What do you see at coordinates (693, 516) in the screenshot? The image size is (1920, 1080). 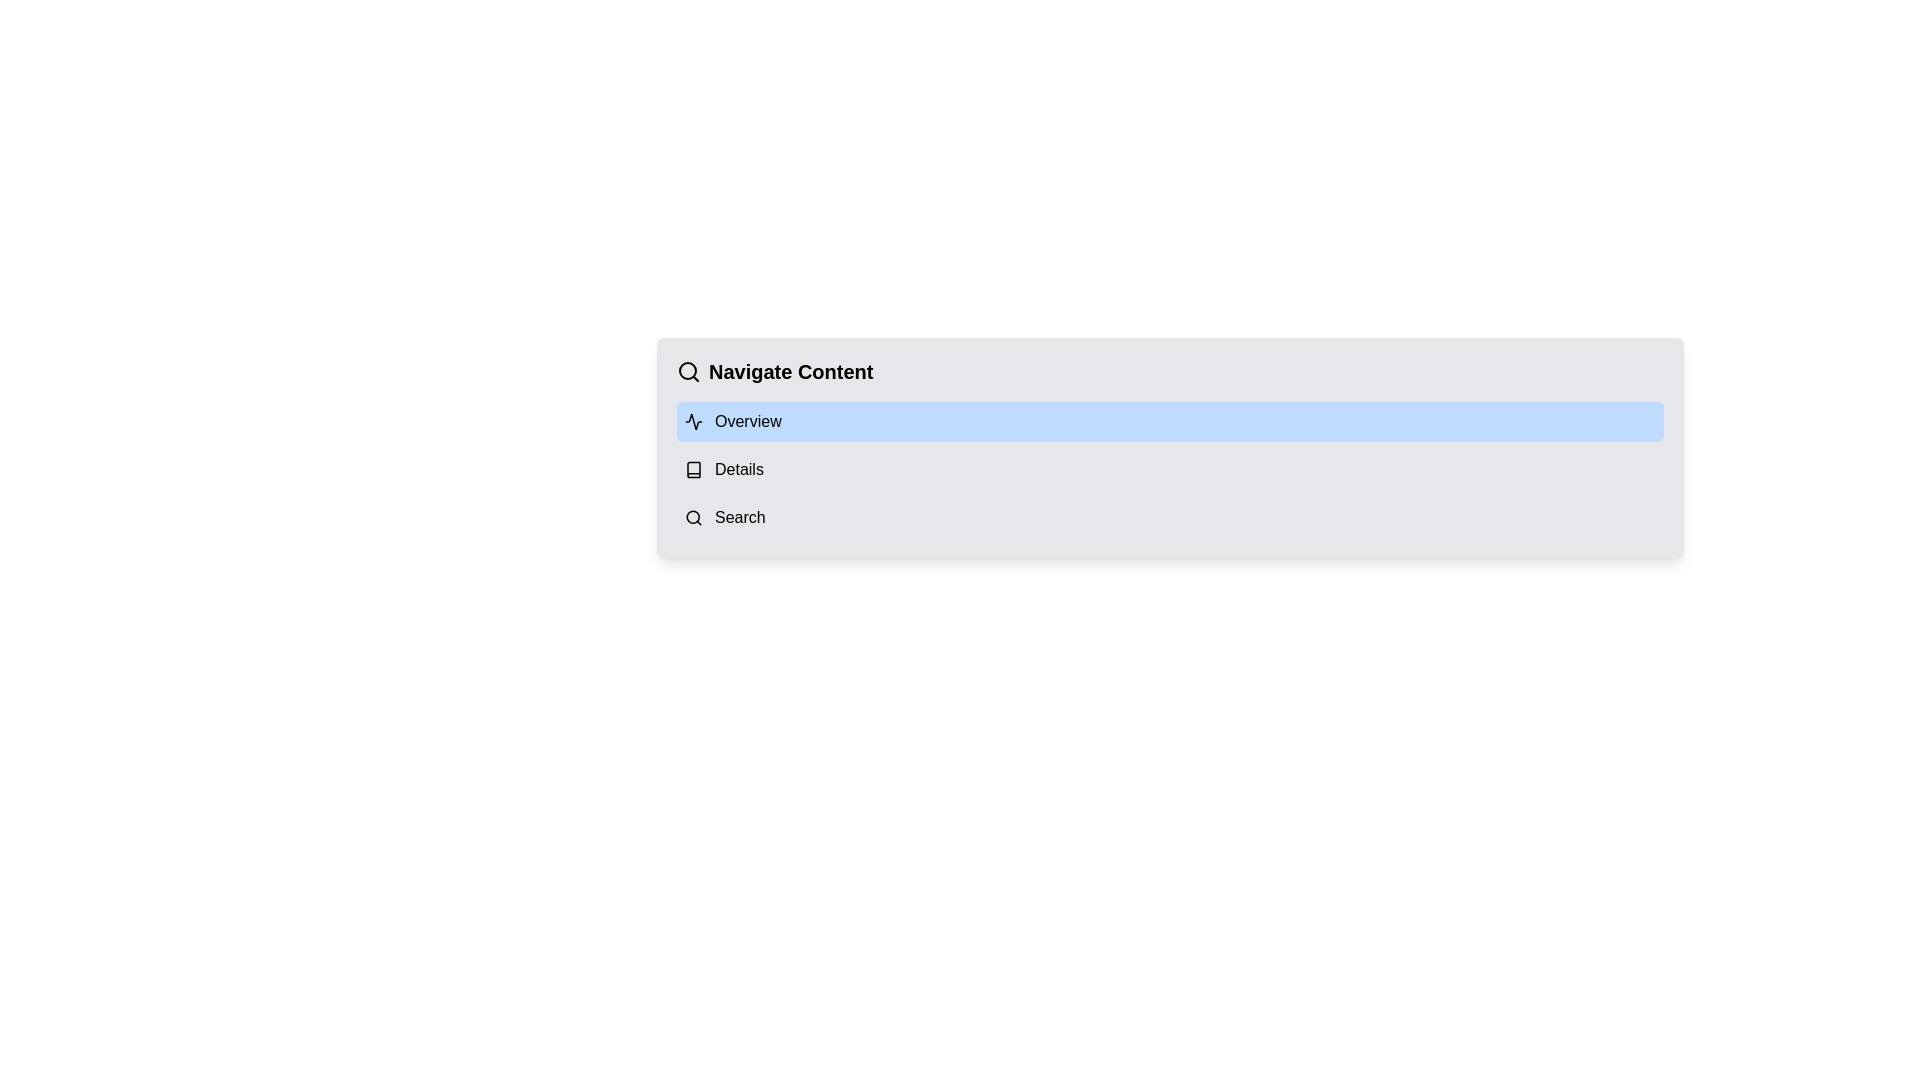 I see `the SVG Circle that visually represents part of a magnifying glass icon, associated with the search functionality near the title 'Navigate Content'` at bounding box center [693, 516].